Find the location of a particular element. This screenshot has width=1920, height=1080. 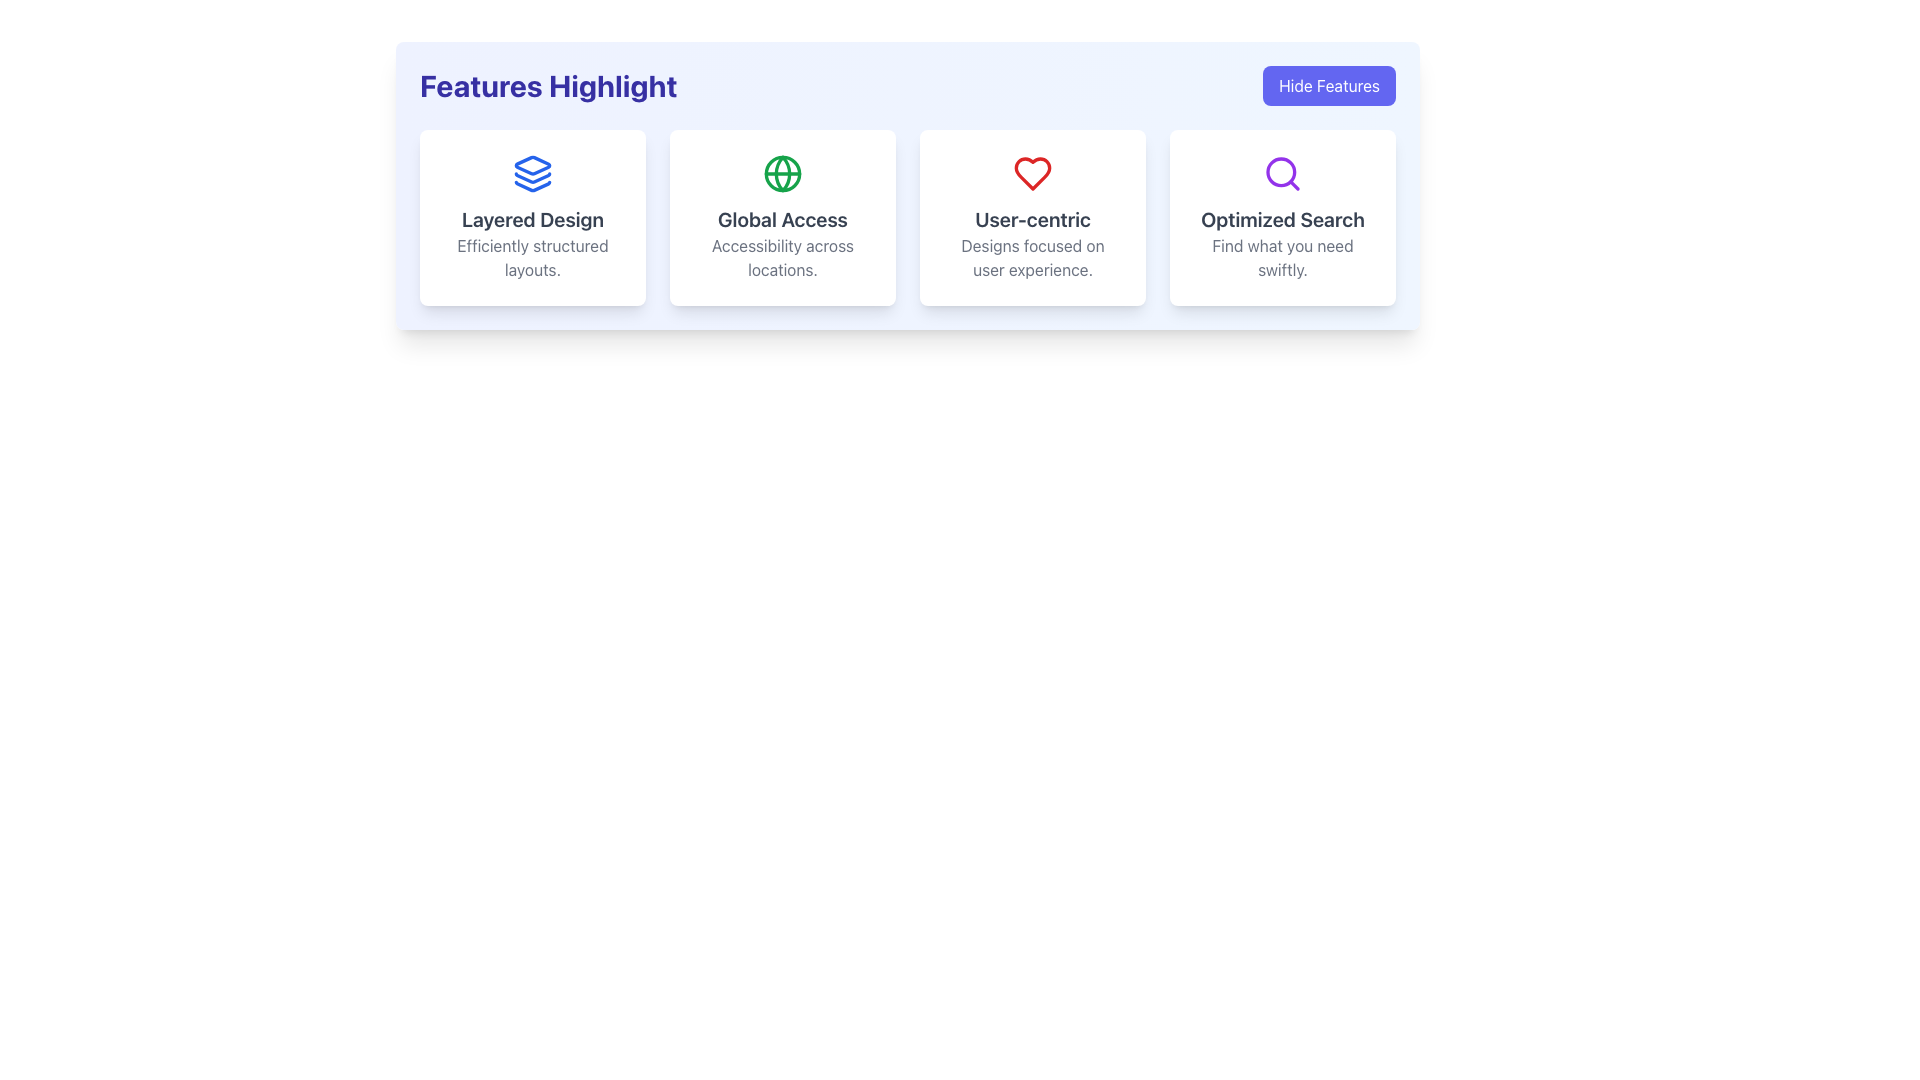

the purple magnifying glass icon located above the 'Optimized Search' text in the fourth card of the horizontal feature grid is located at coordinates (1282, 172).